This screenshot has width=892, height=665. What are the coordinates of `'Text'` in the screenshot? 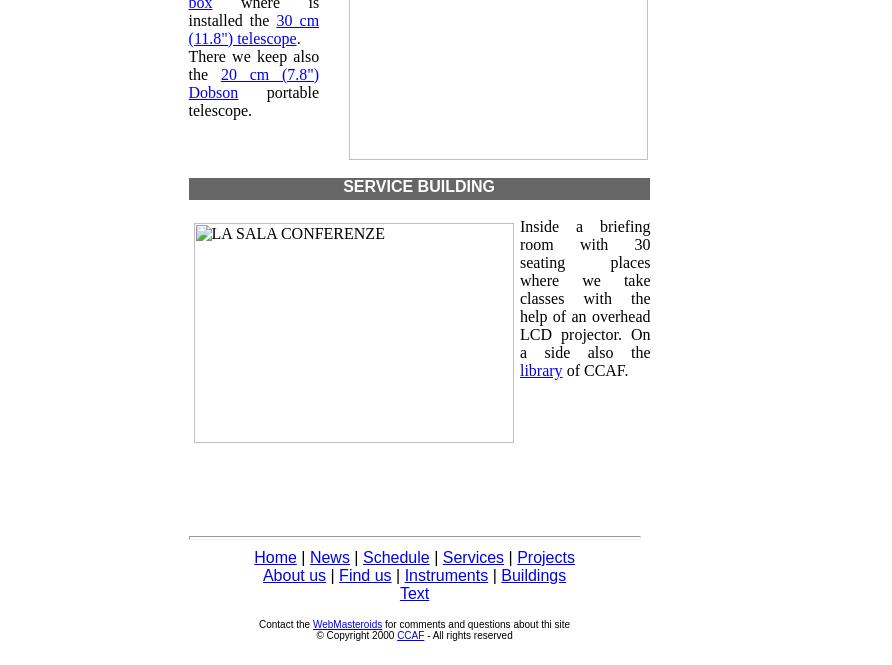 It's located at (397, 593).